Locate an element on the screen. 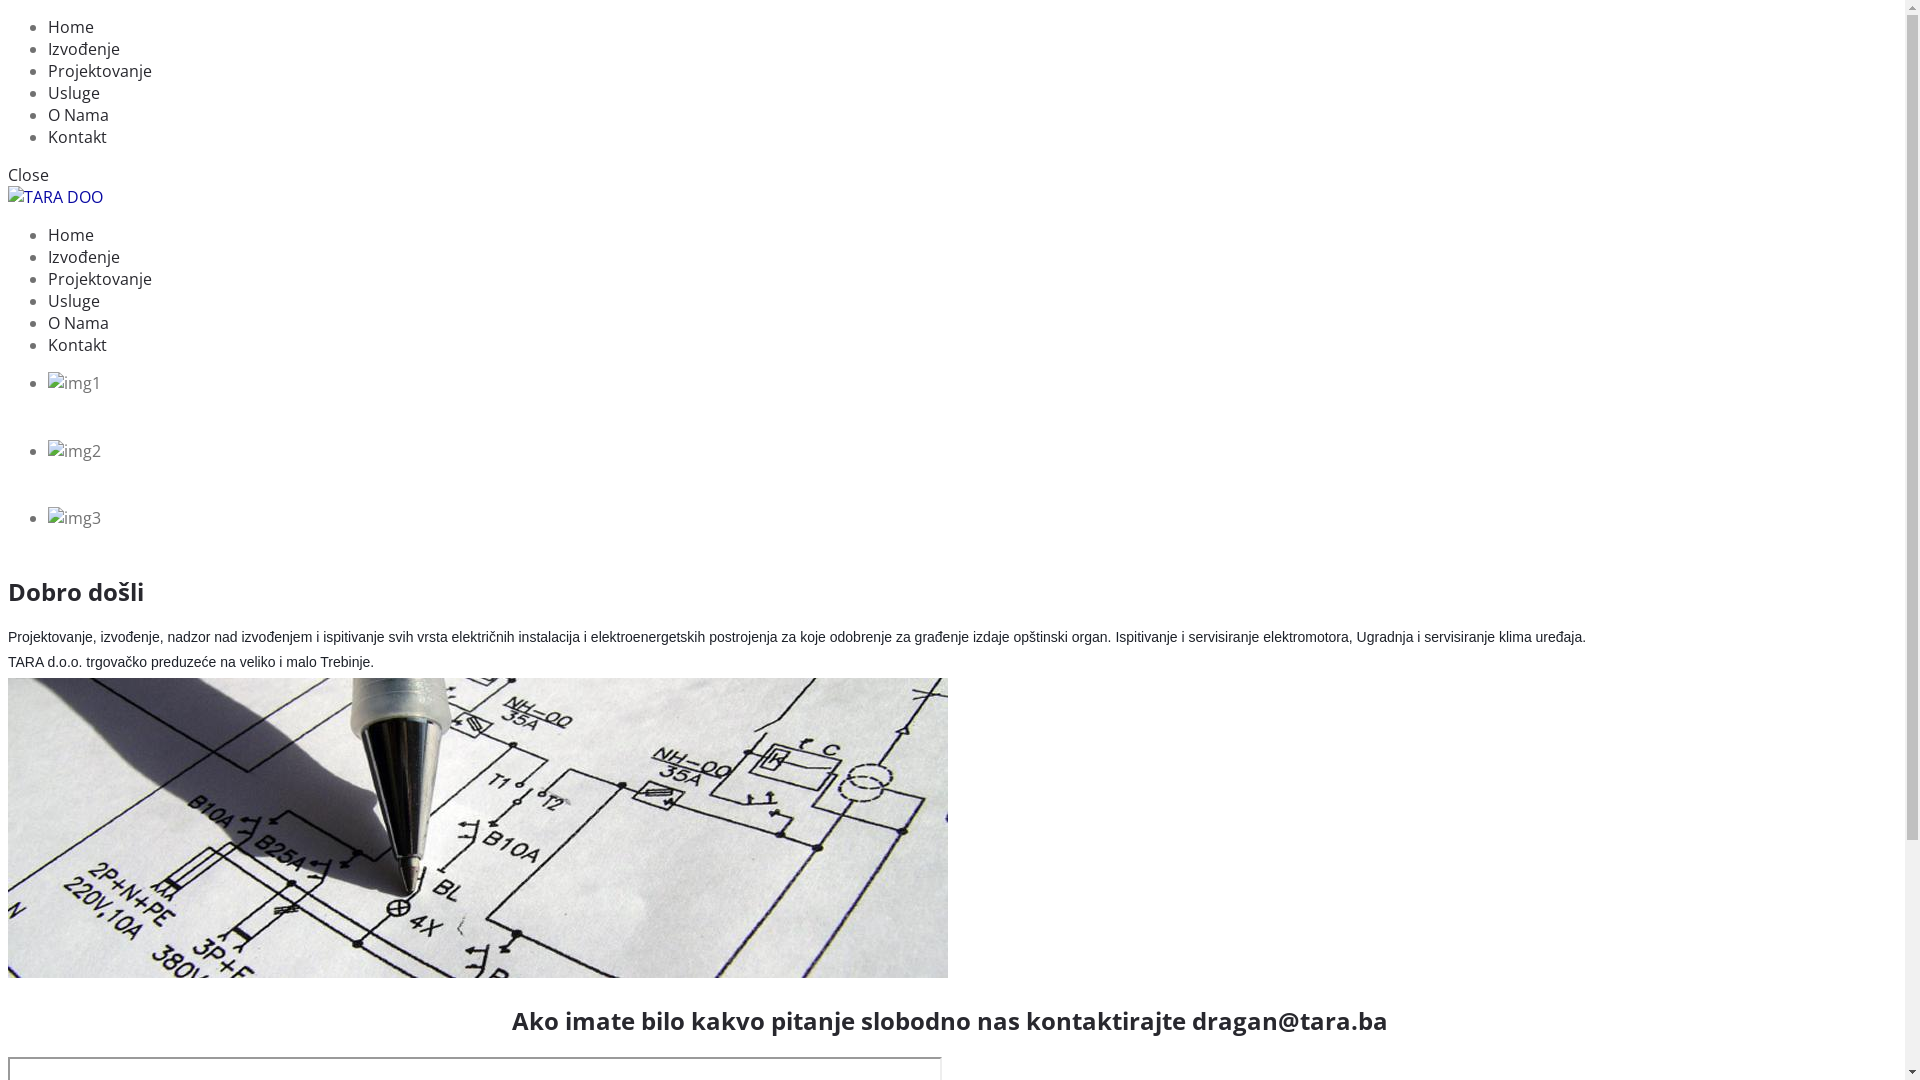 The width and height of the screenshot is (1920, 1080). 'Usluge' is located at coordinates (73, 300).